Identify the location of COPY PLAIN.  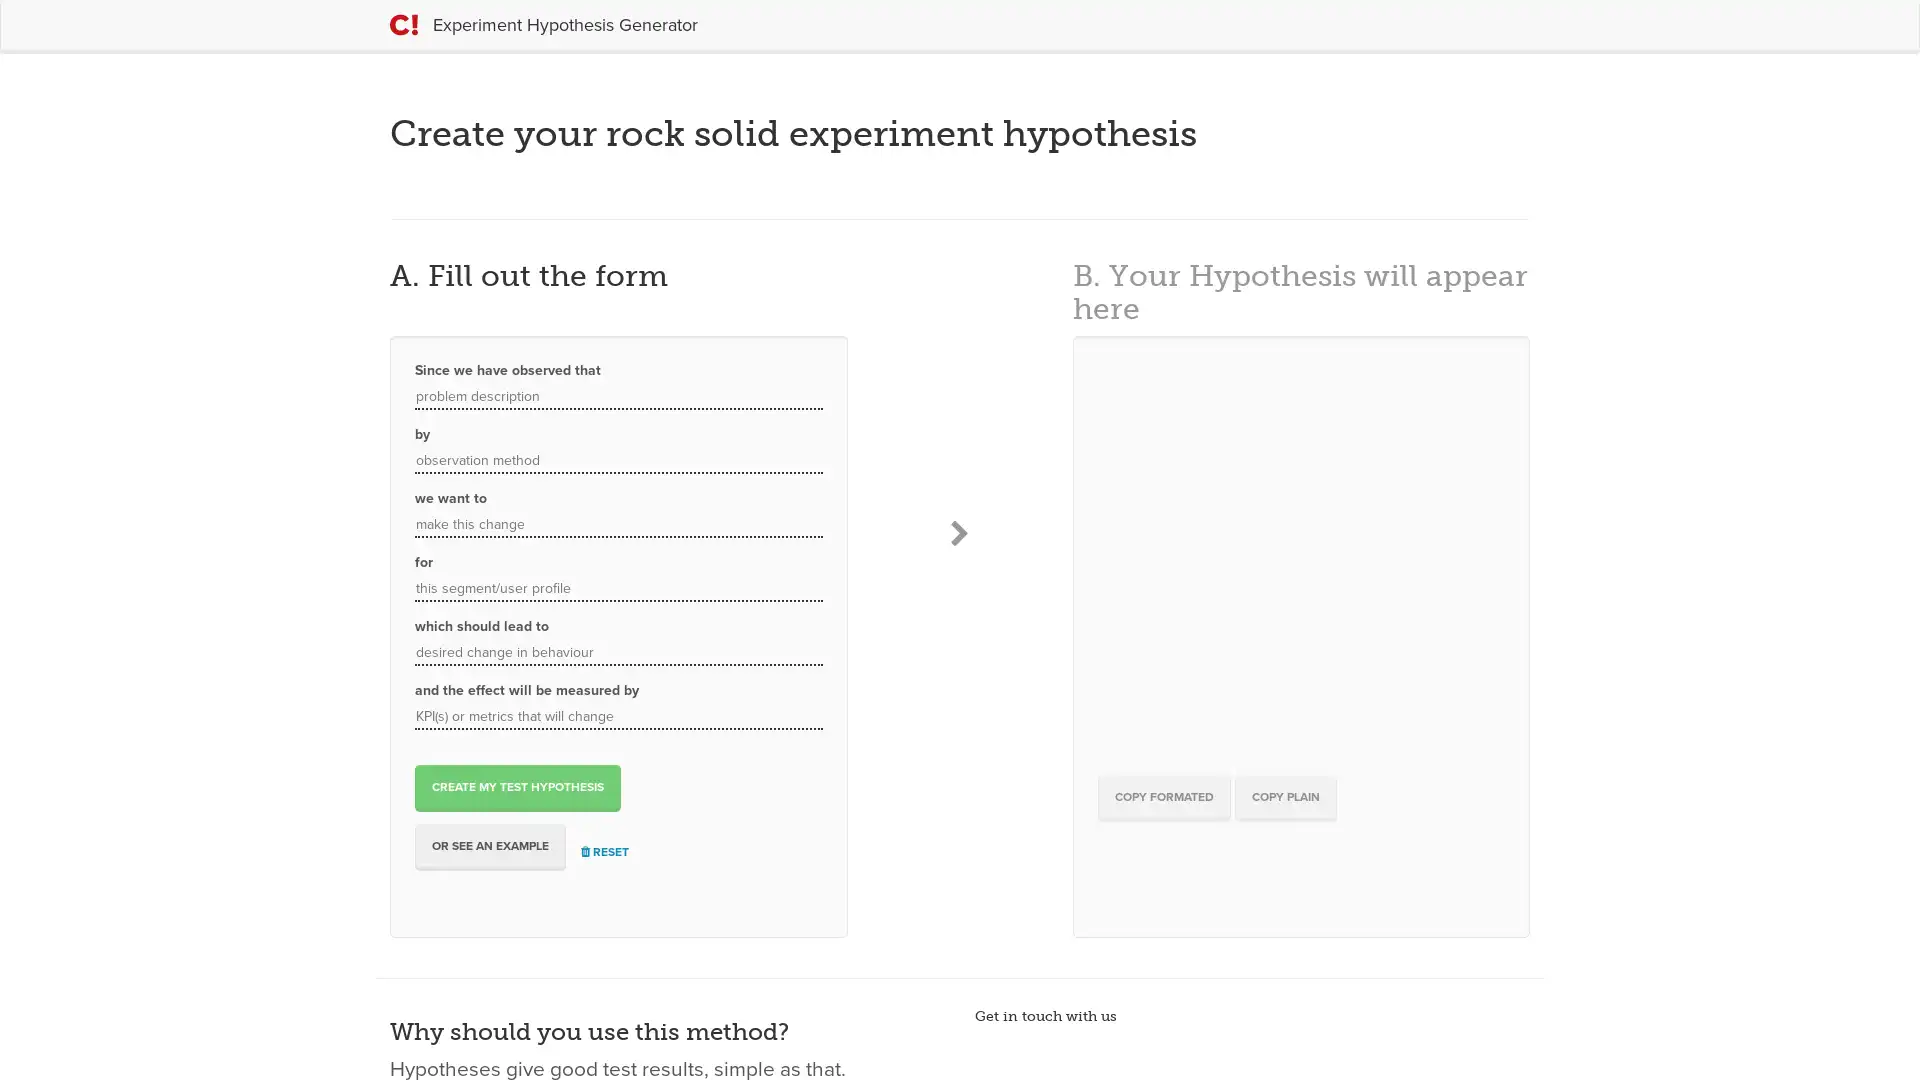
(1285, 796).